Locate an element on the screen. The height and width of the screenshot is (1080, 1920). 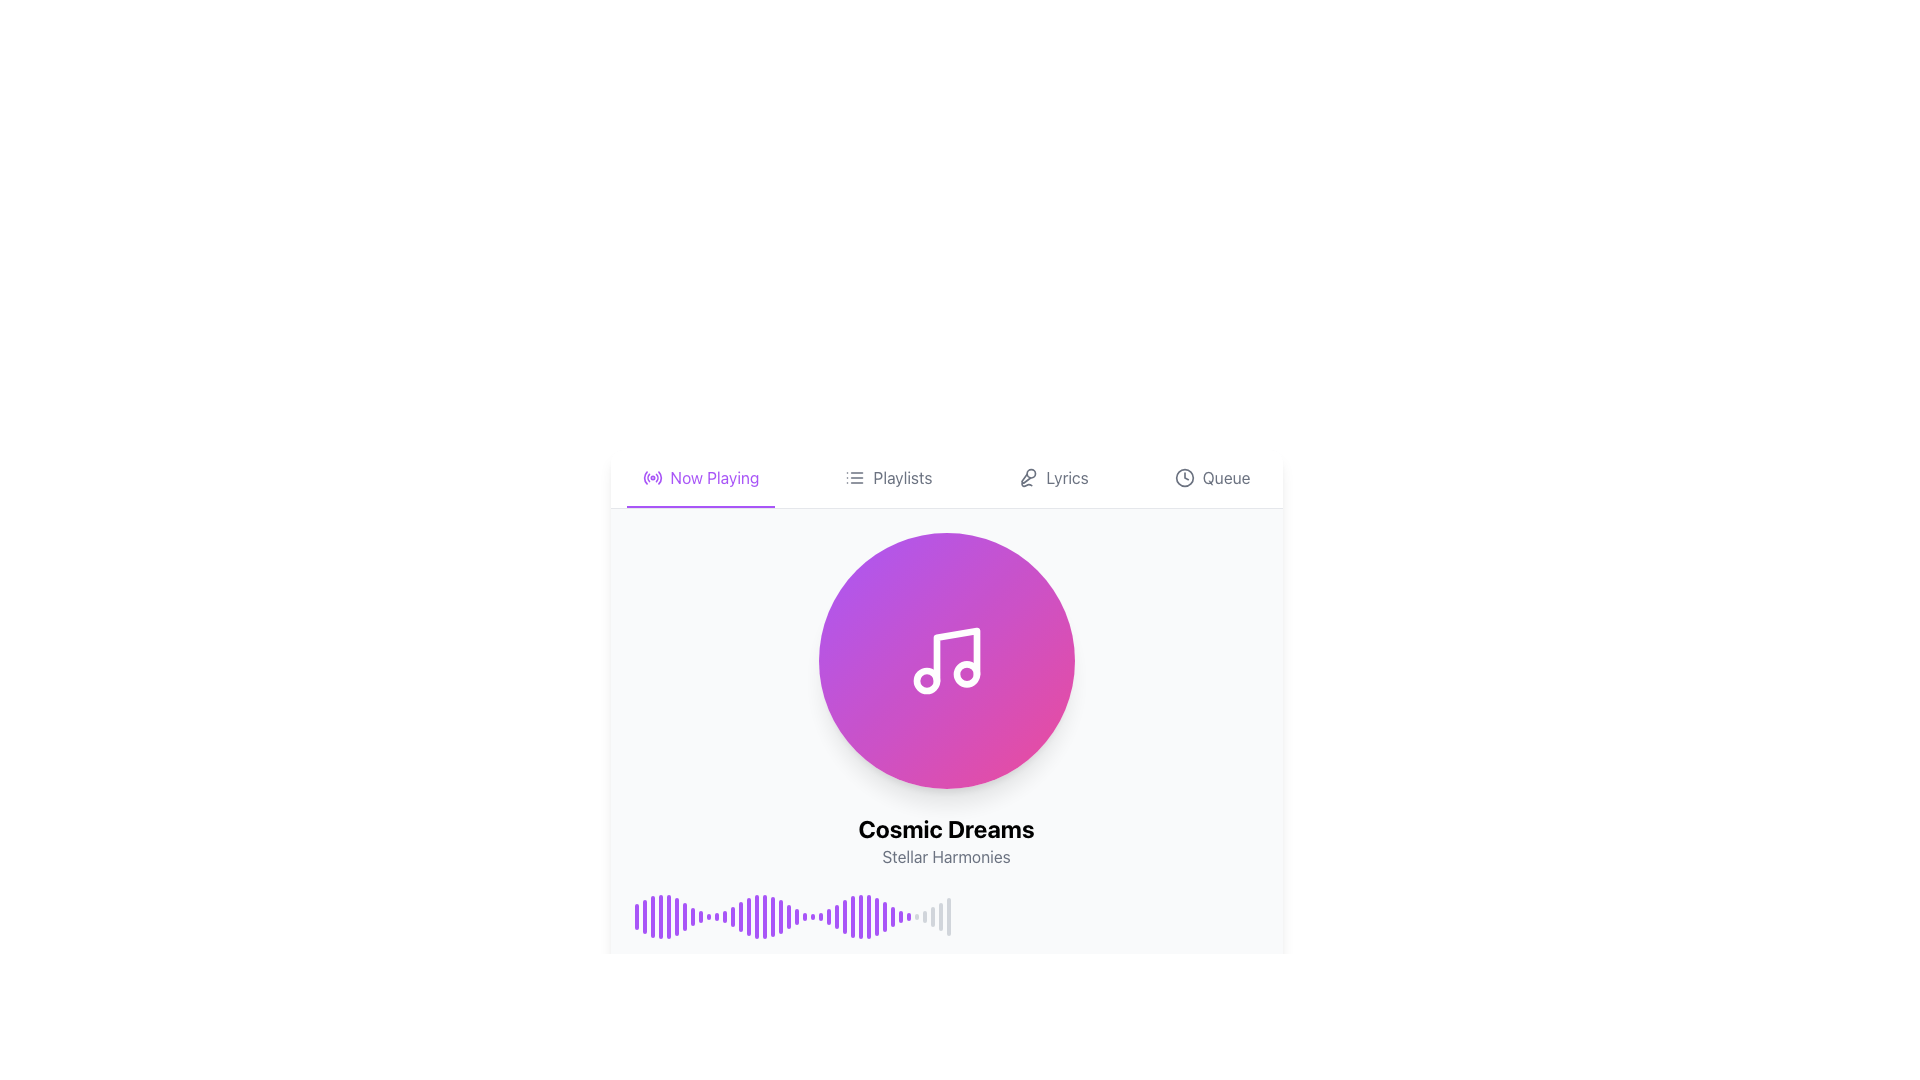
the 14th vertical bar in the waveform visualization, which is purple and slightly taller than neighboring bars, by clicking on it to interact with the waveform as a whole is located at coordinates (739, 917).